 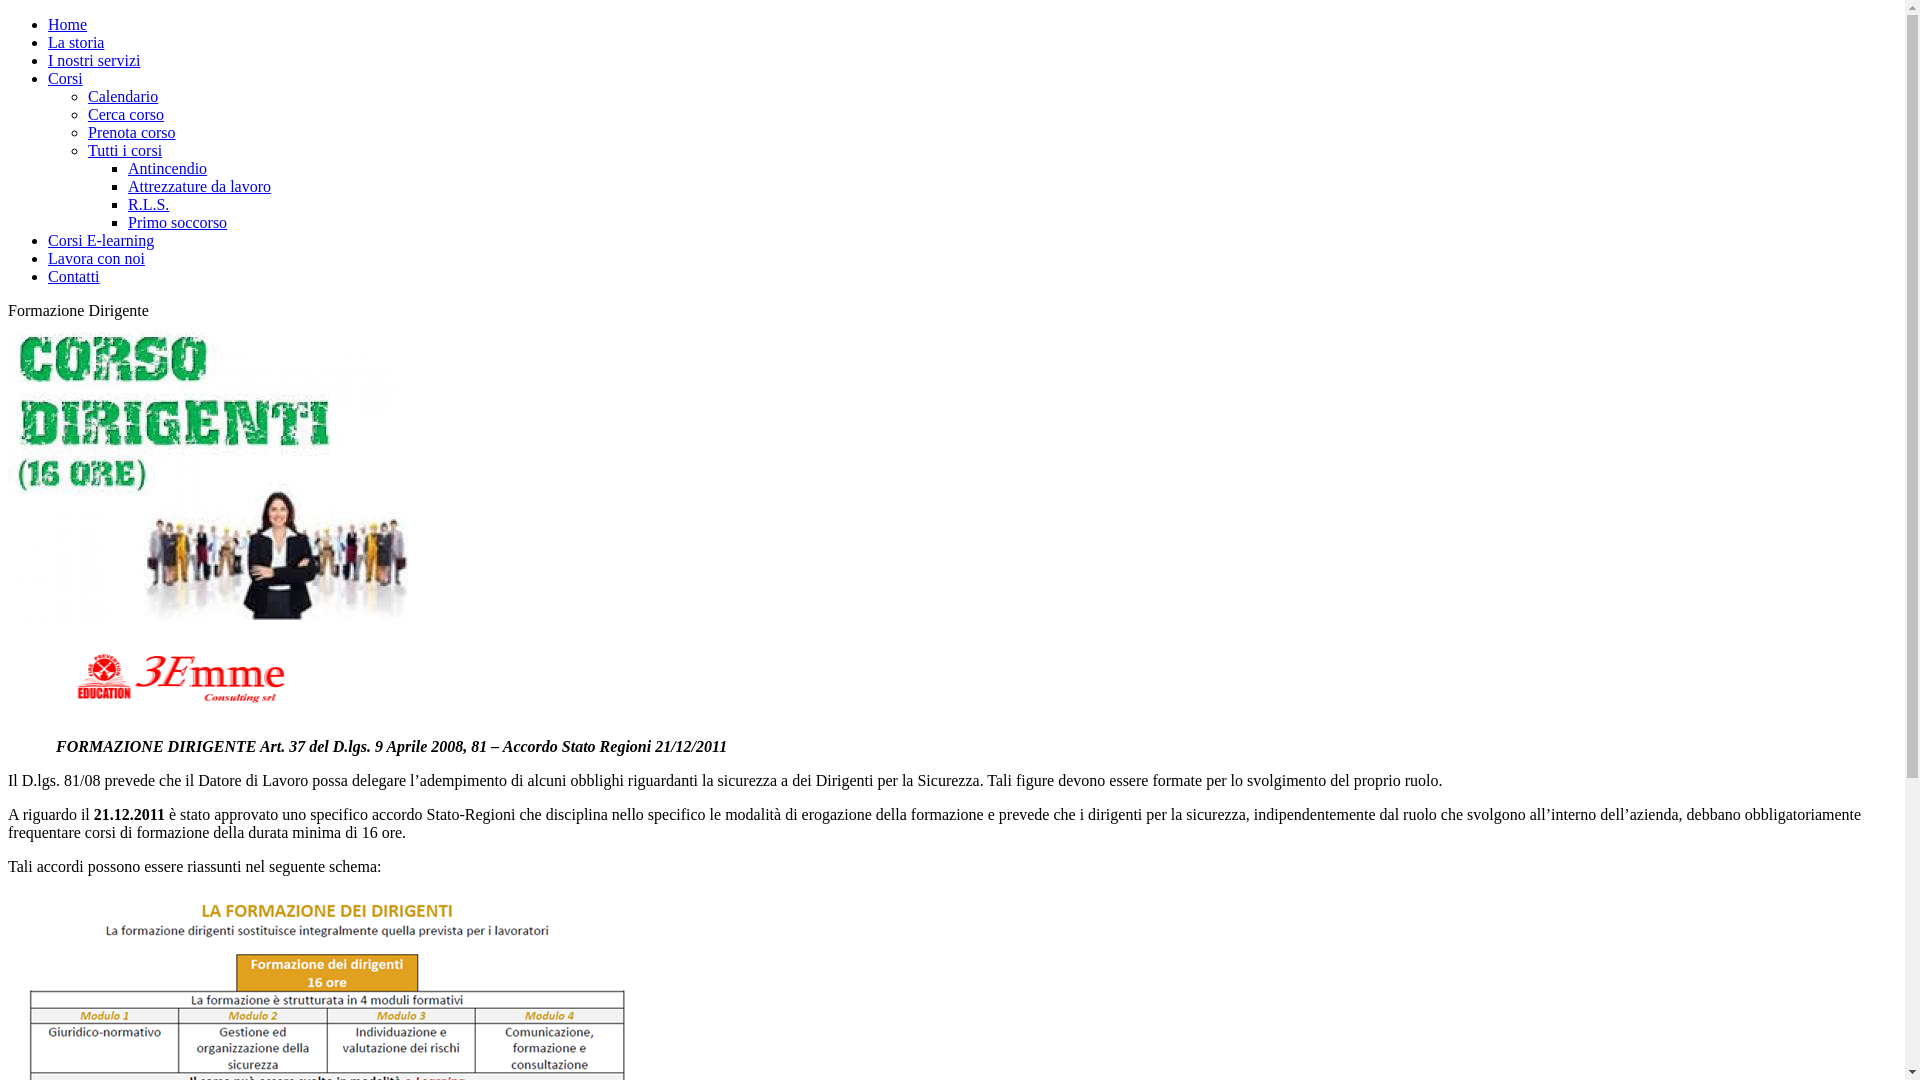 What do you see at coordinates (127, 167) in the screenshot?
I see `'Antincendio'` at bounding box center [127, 167].